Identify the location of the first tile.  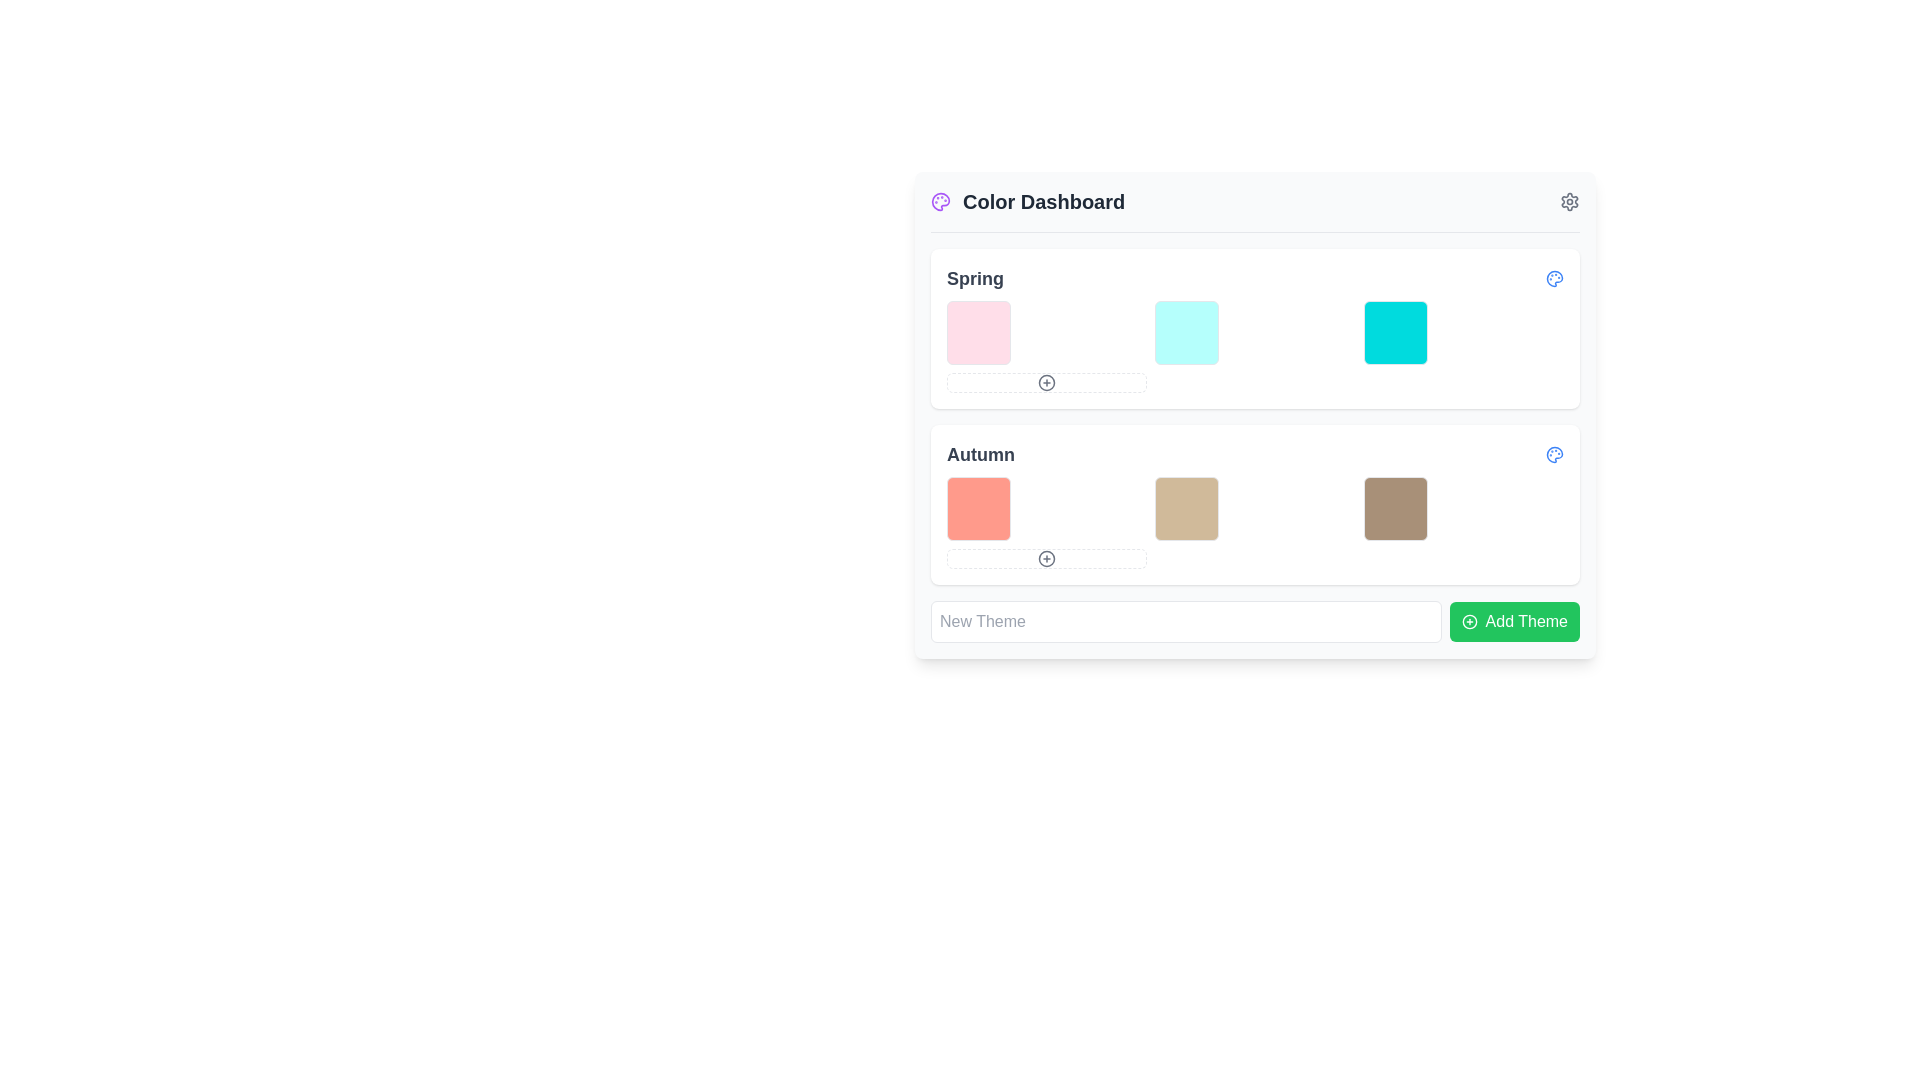
(979, 508).